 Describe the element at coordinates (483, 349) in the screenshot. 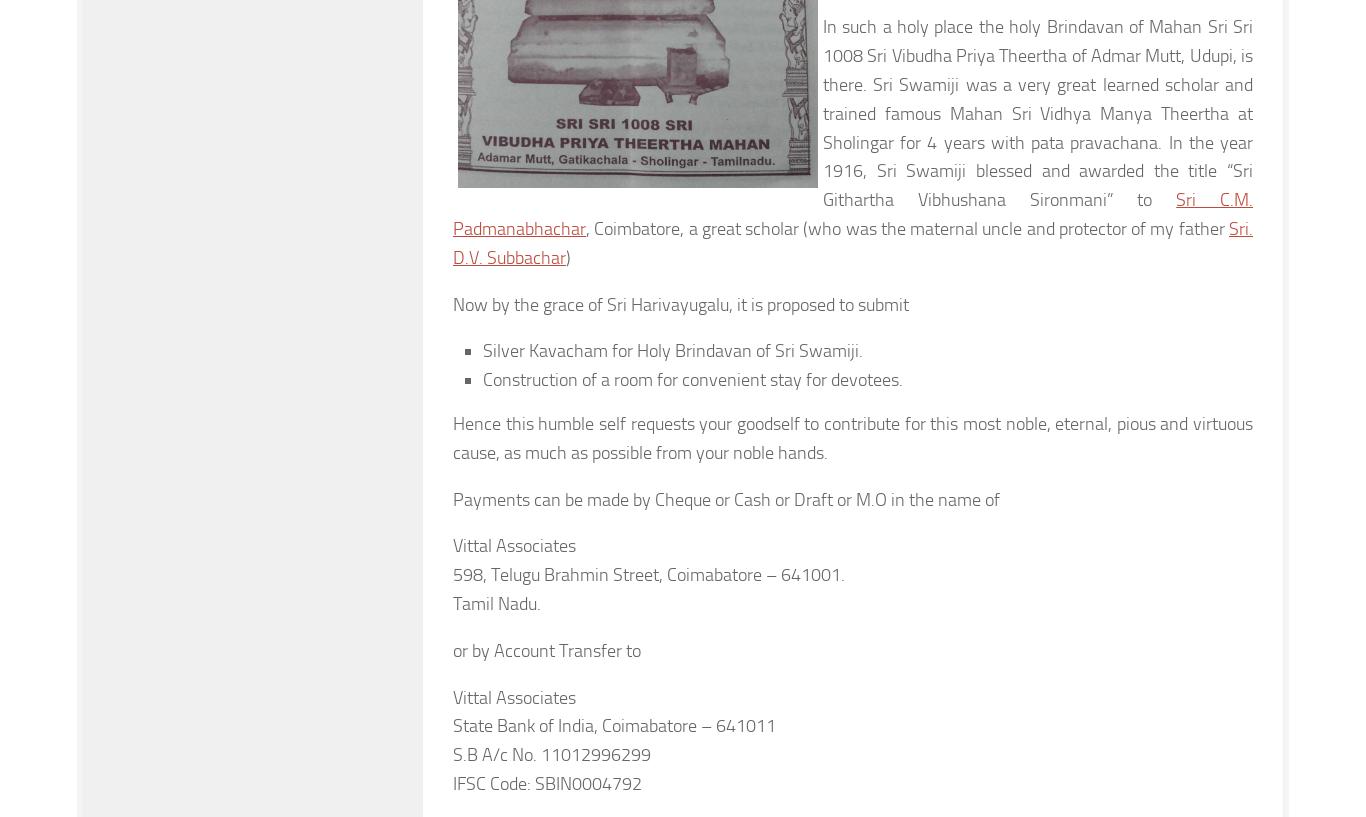

I see `'Silver Kavacham for Holy Brindavan of Sri Swamiji.'` at that location.